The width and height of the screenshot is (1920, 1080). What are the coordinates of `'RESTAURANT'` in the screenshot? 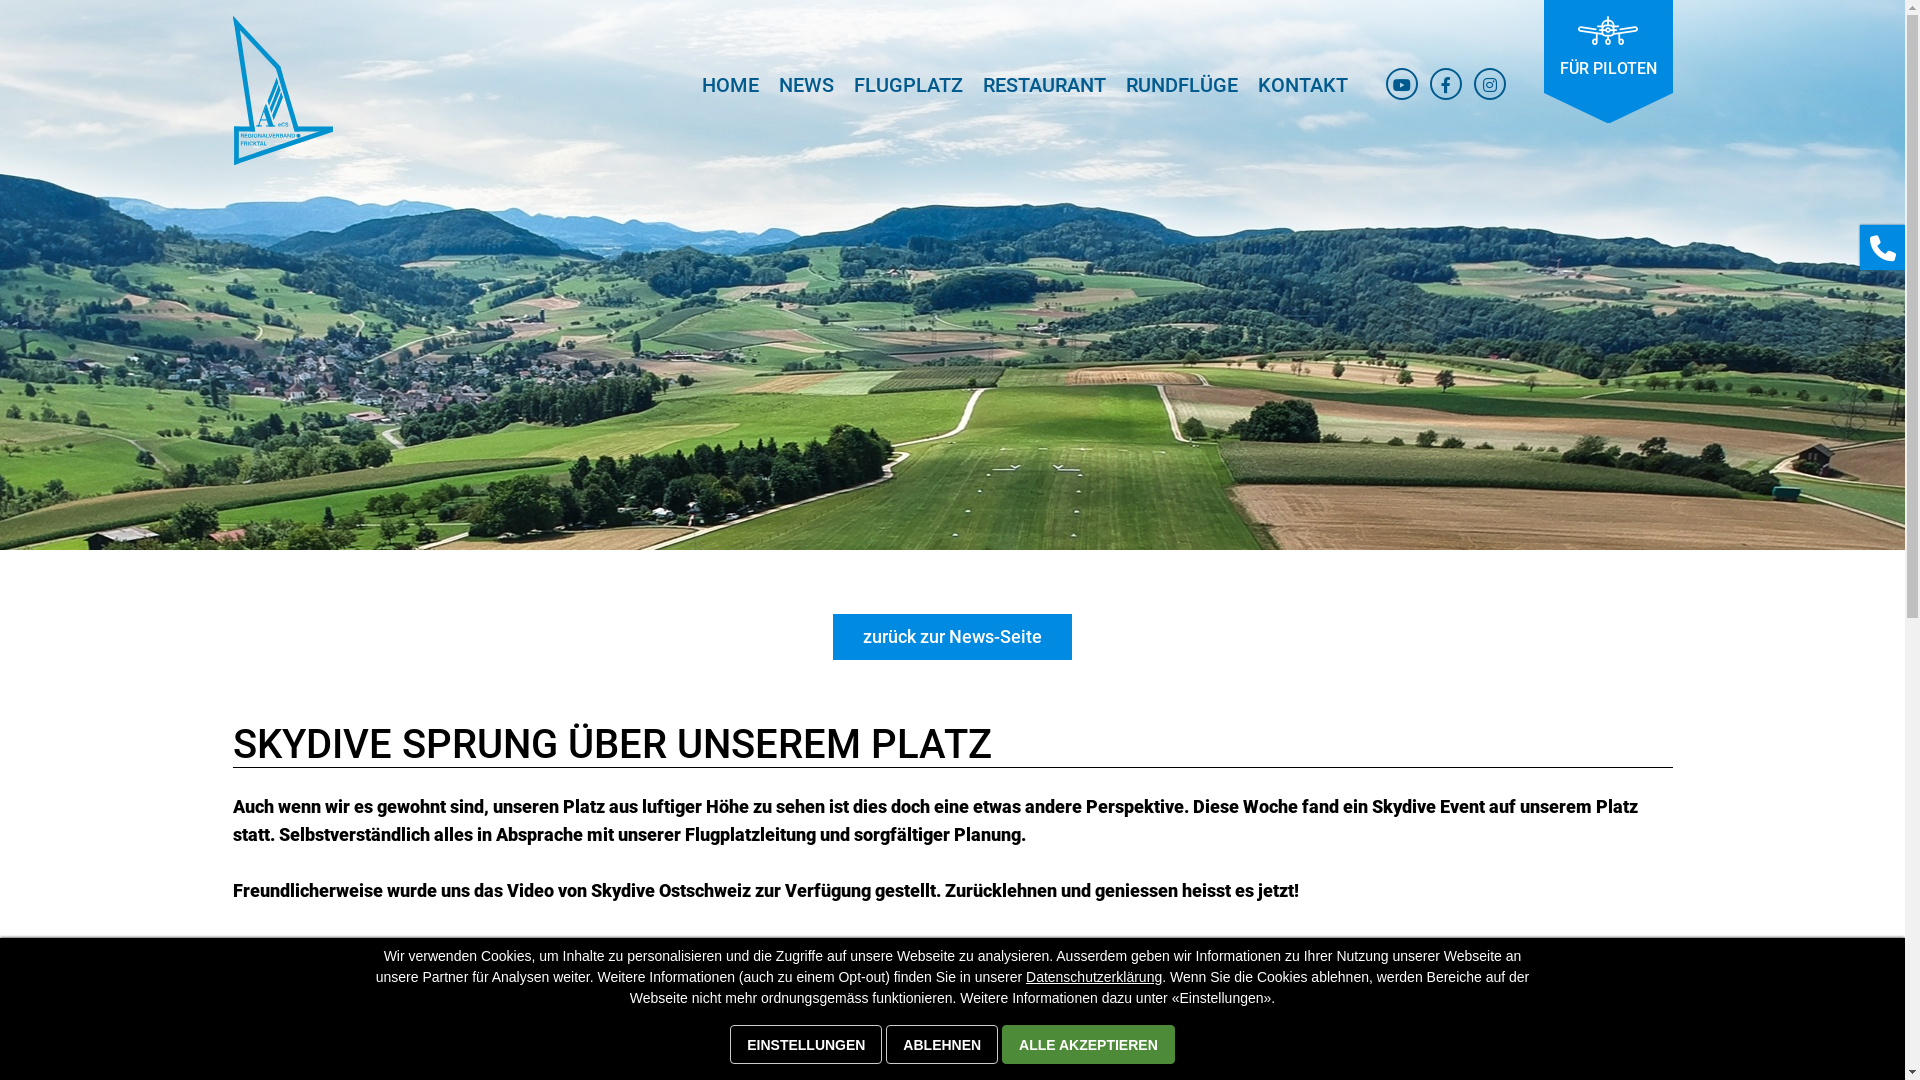 It's located at (1042, 92).